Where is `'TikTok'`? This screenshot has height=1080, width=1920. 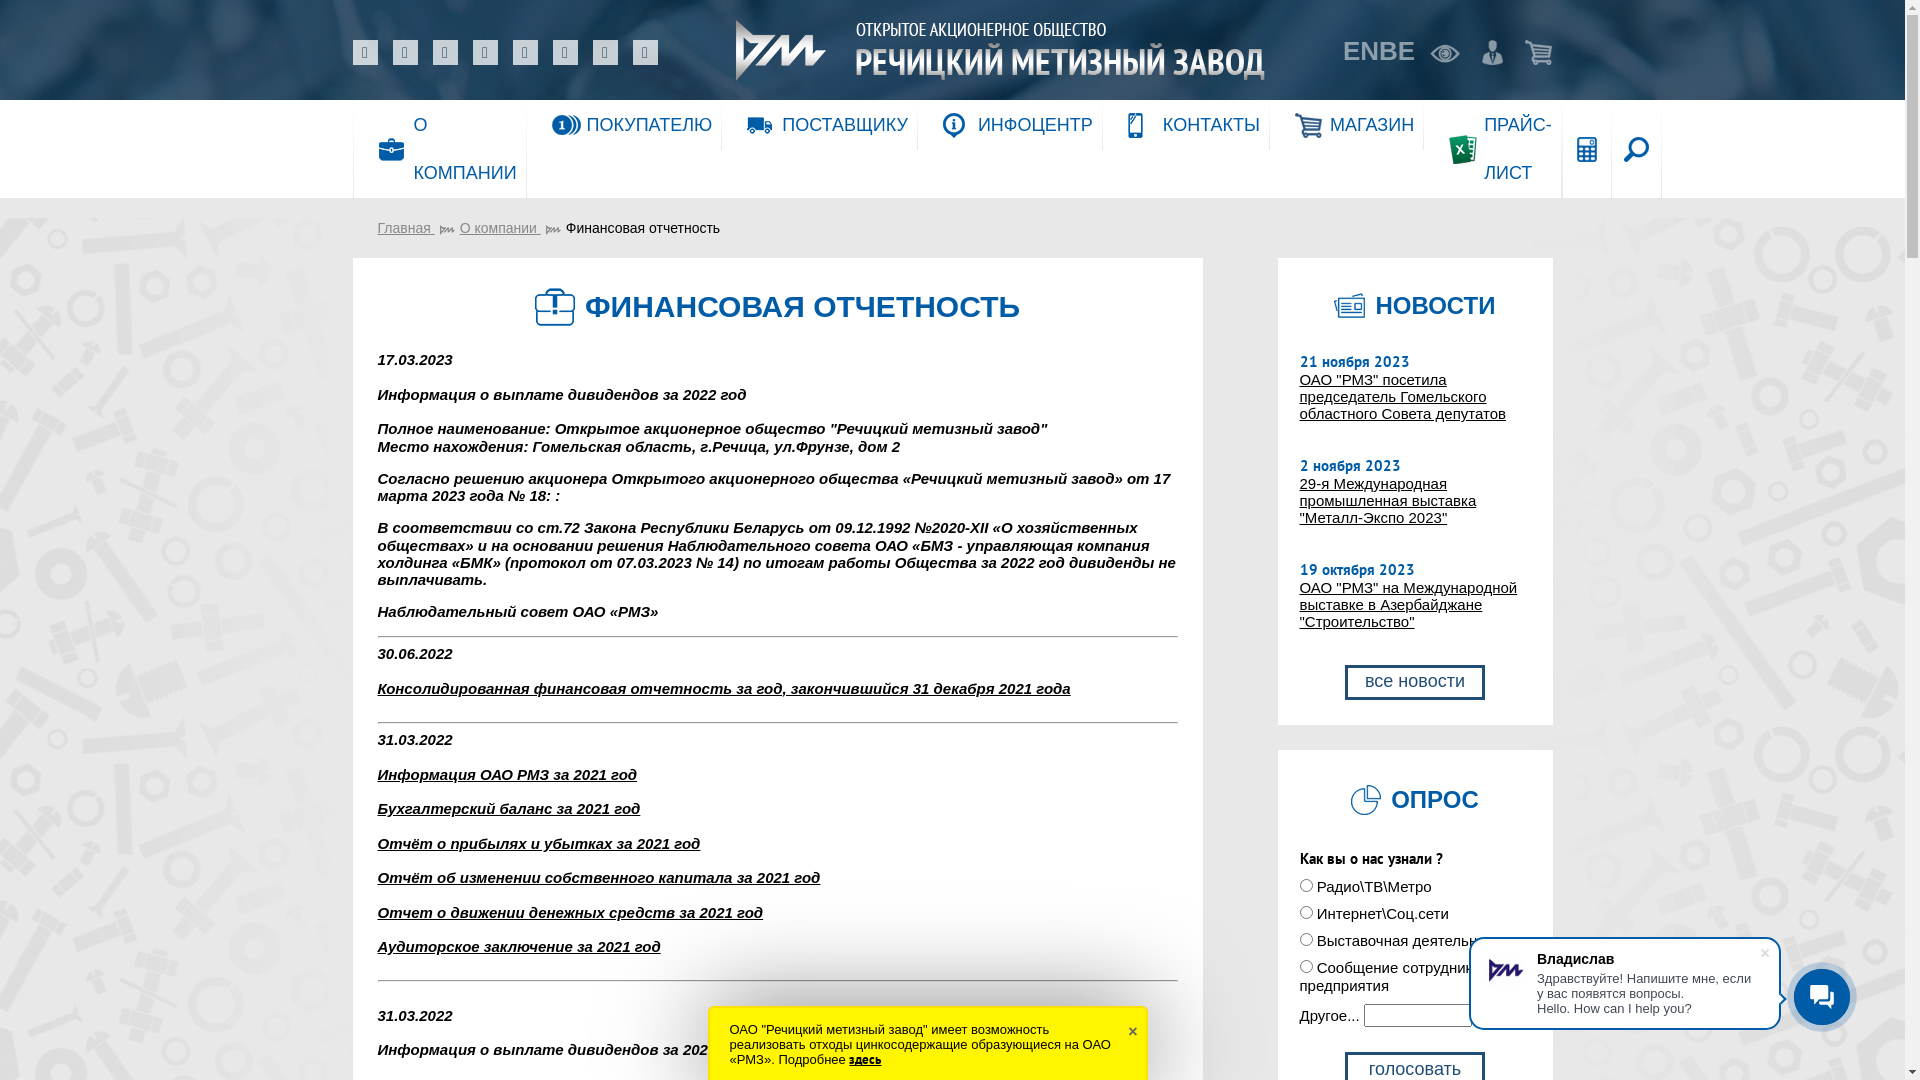
'TikTok' is located at coordinates (563, 51).